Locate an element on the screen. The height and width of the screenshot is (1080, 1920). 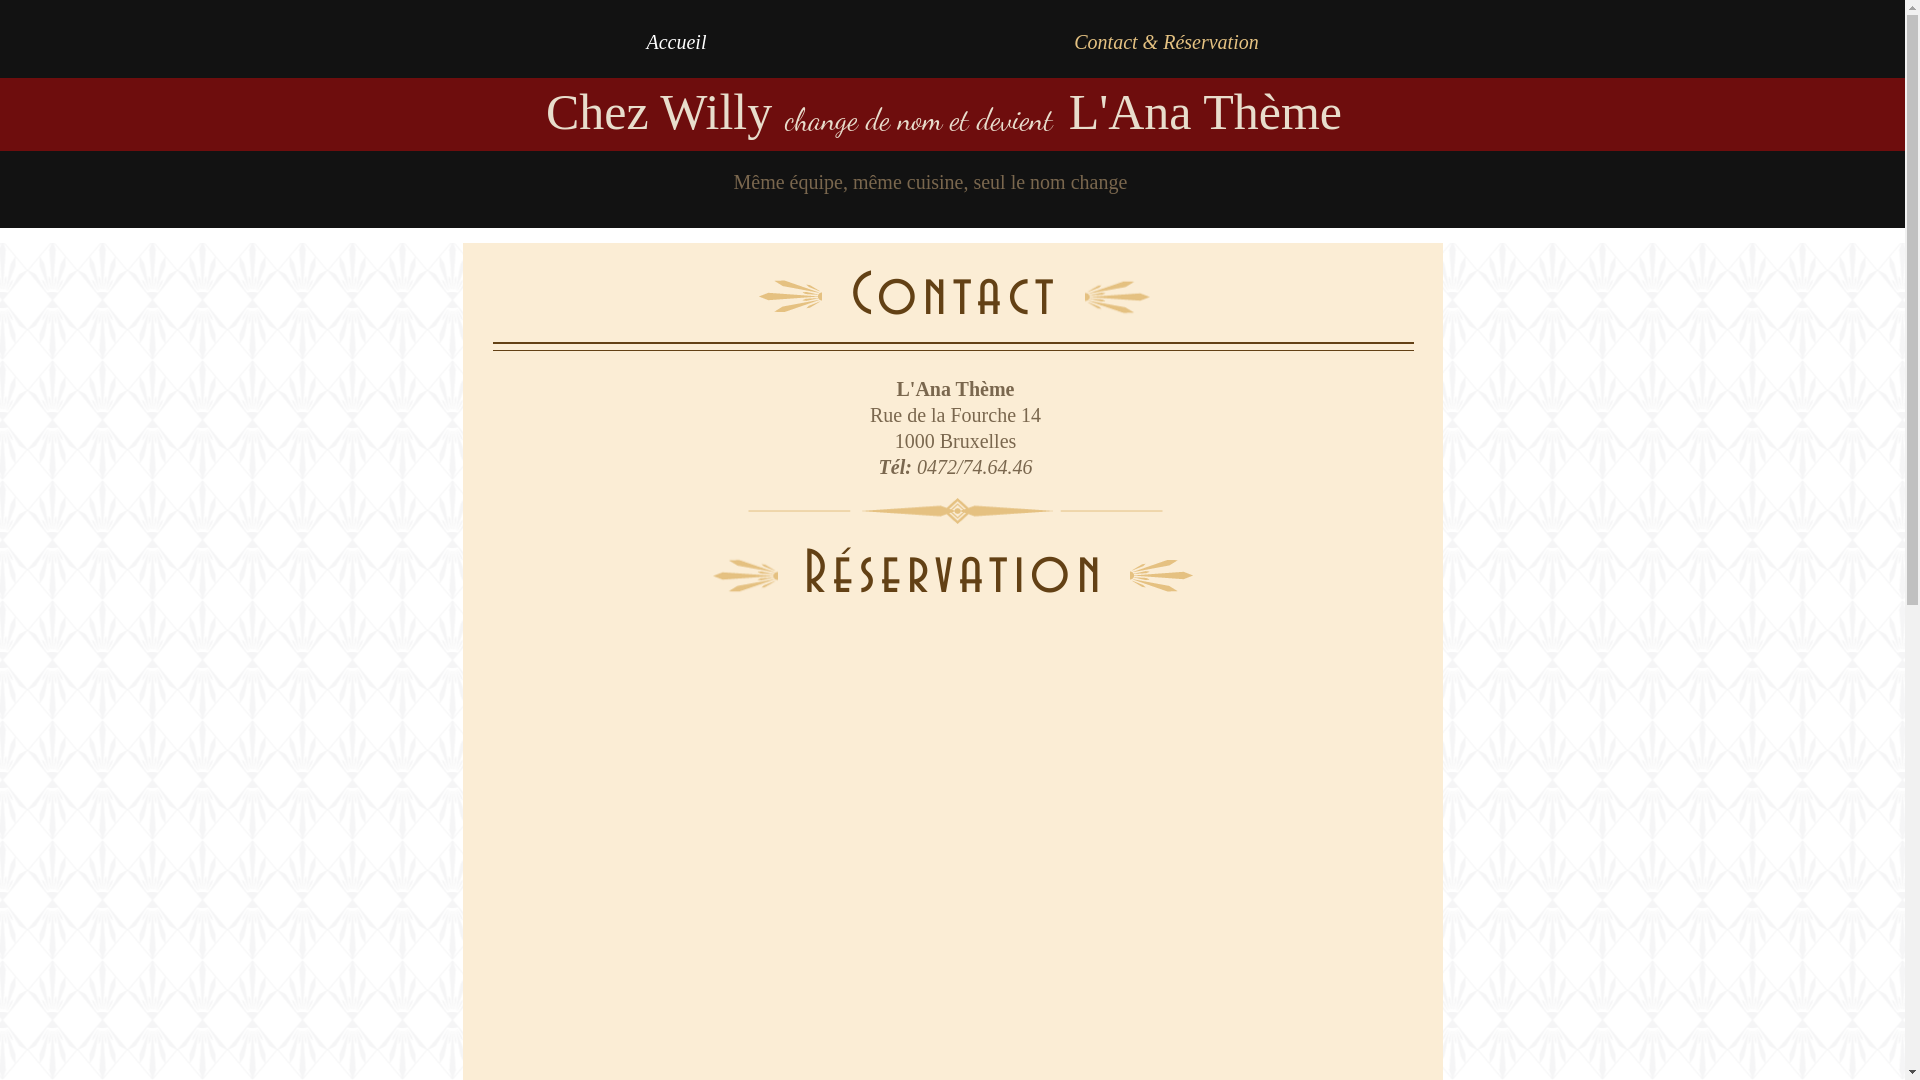
'Accueil' is located at coordinates (676, 42).